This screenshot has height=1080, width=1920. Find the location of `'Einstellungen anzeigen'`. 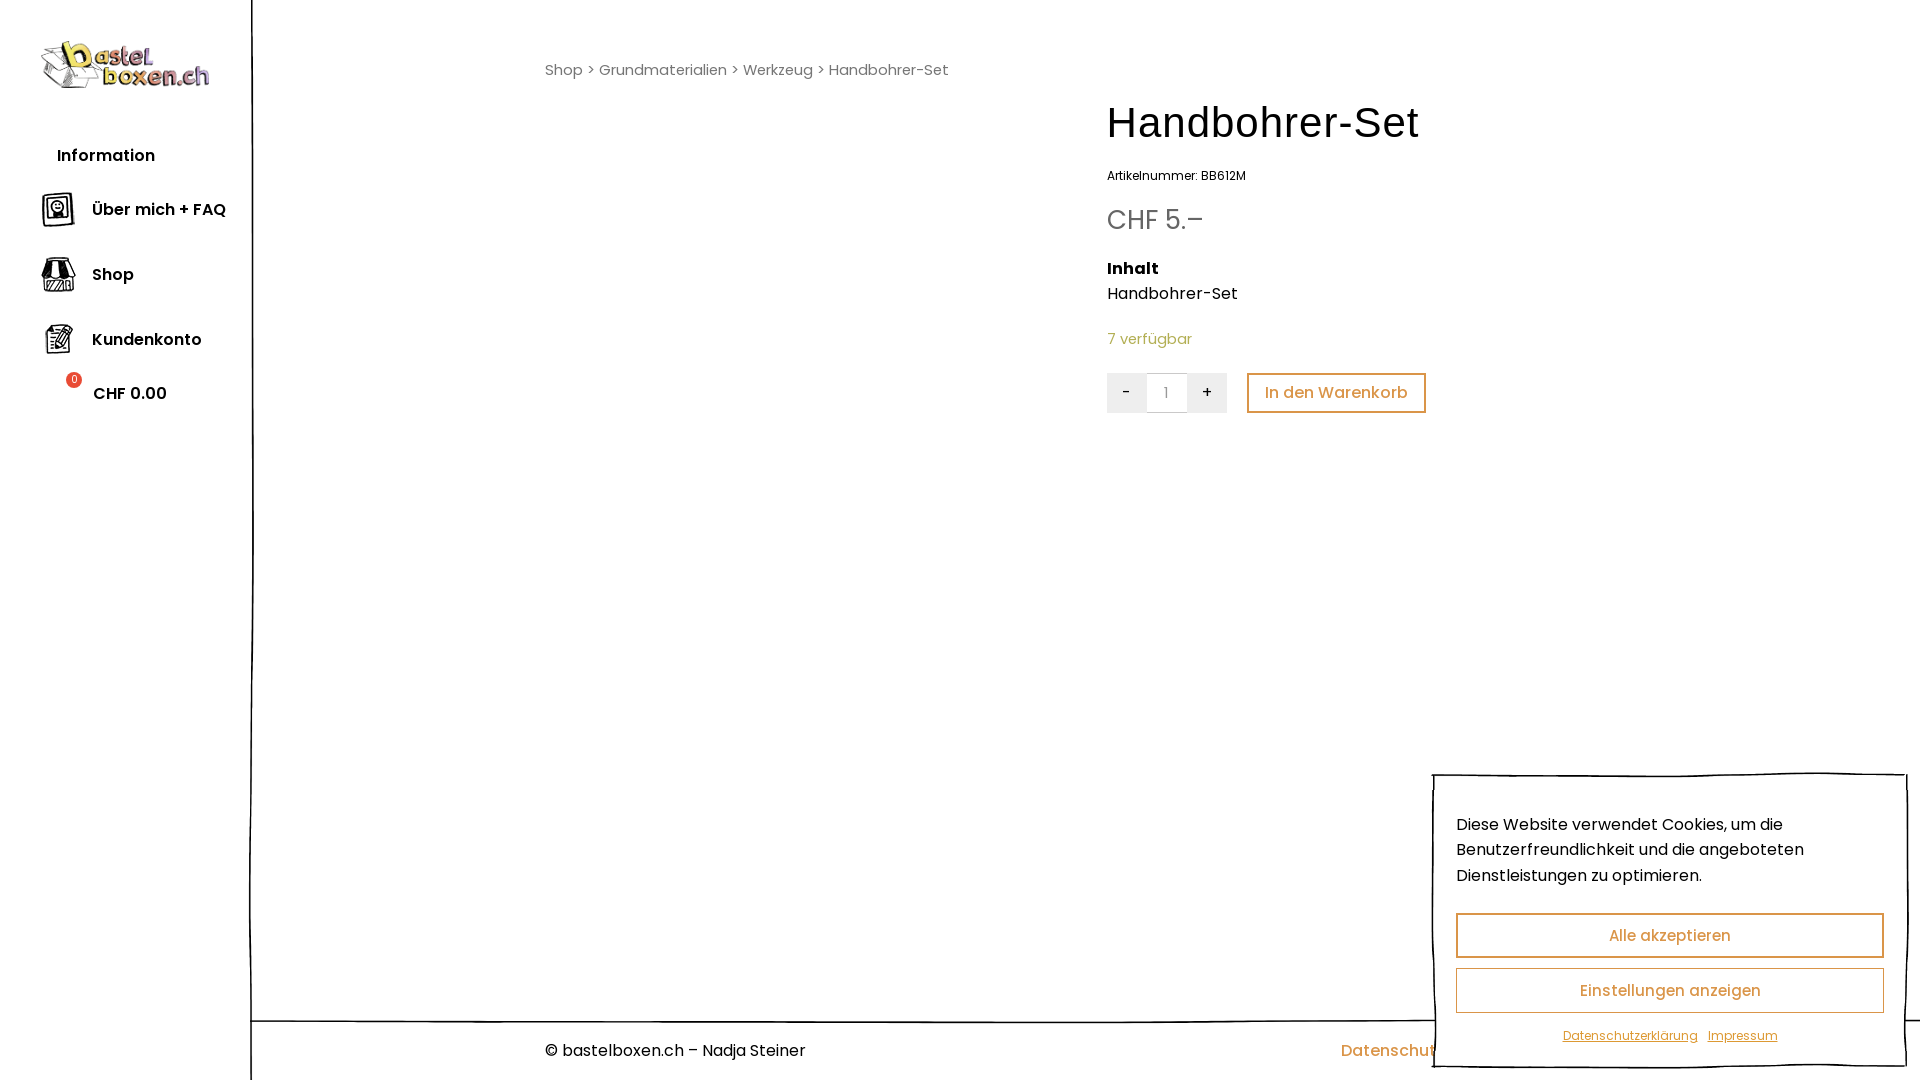

'Einstellungen anzeigen' is located at coordinates (1670, 990).